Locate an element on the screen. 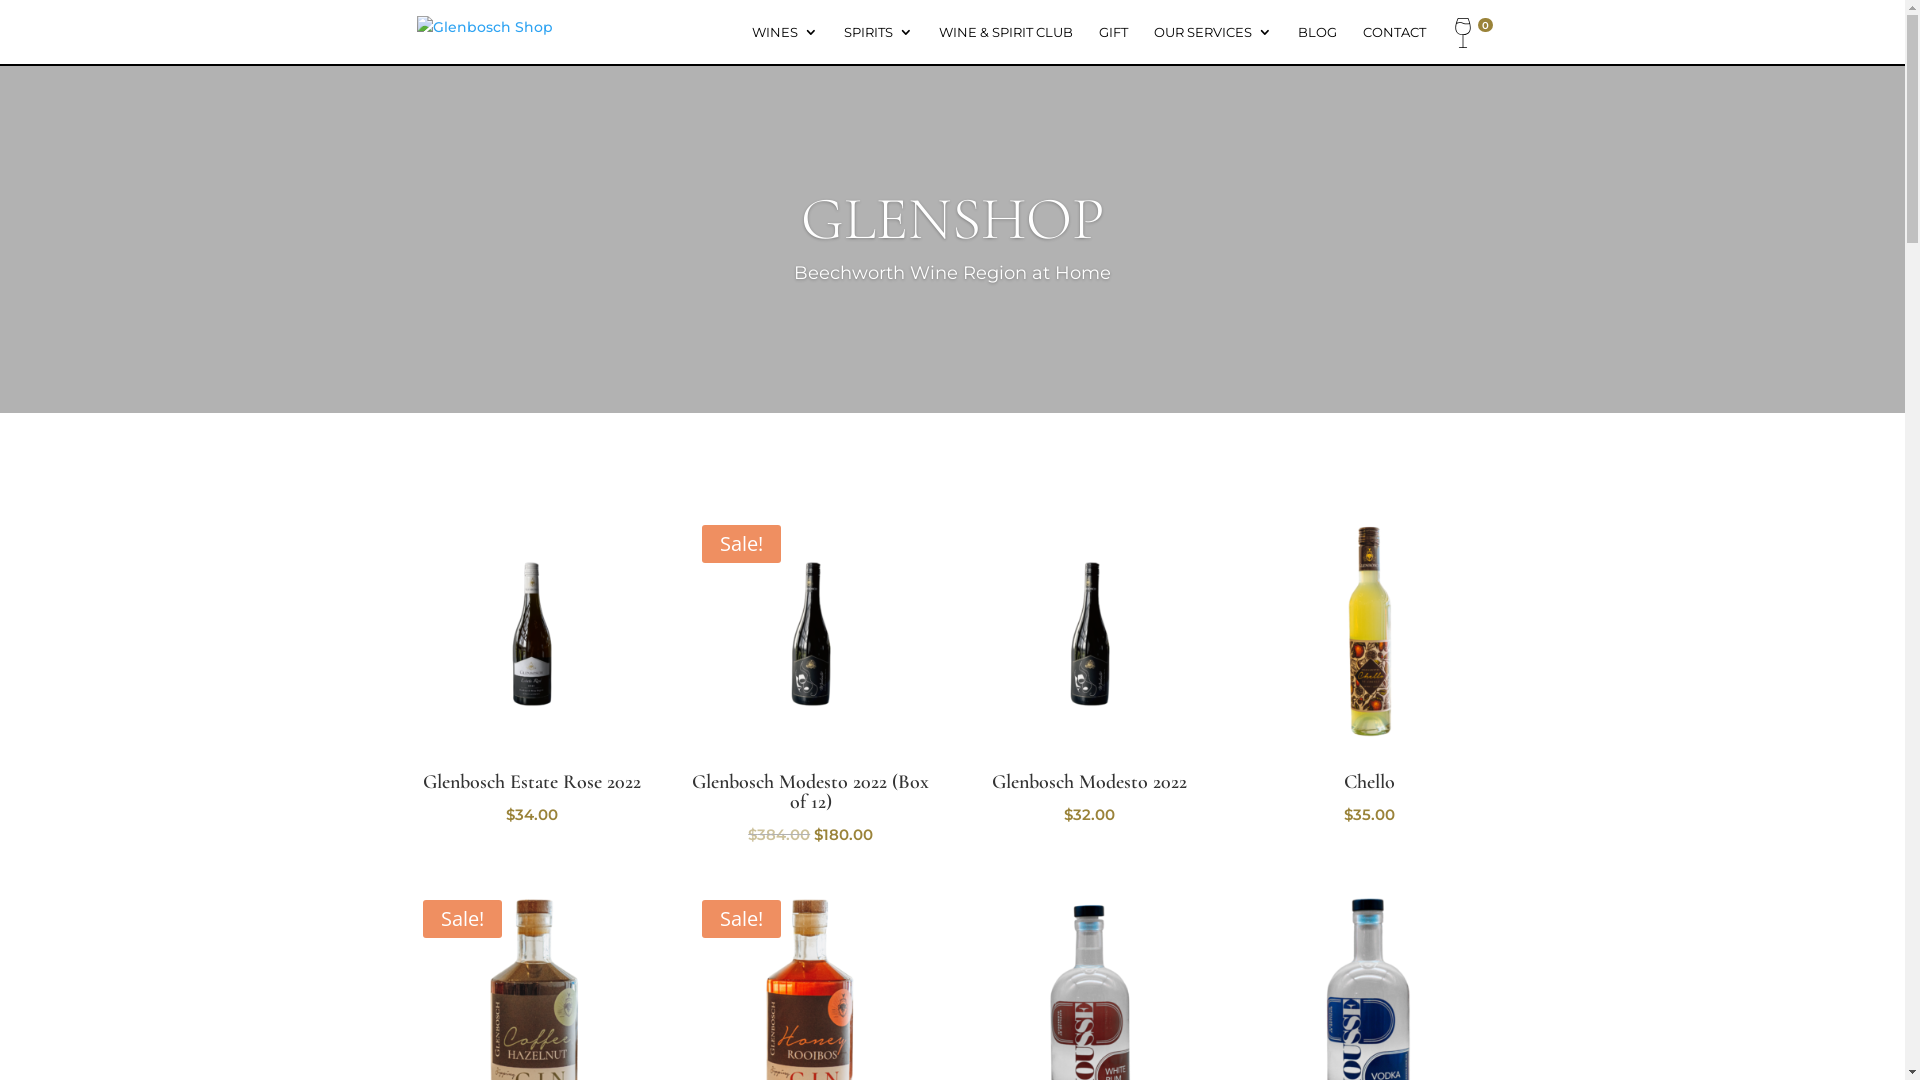  'Sale! is located at coordinates (811, 680).